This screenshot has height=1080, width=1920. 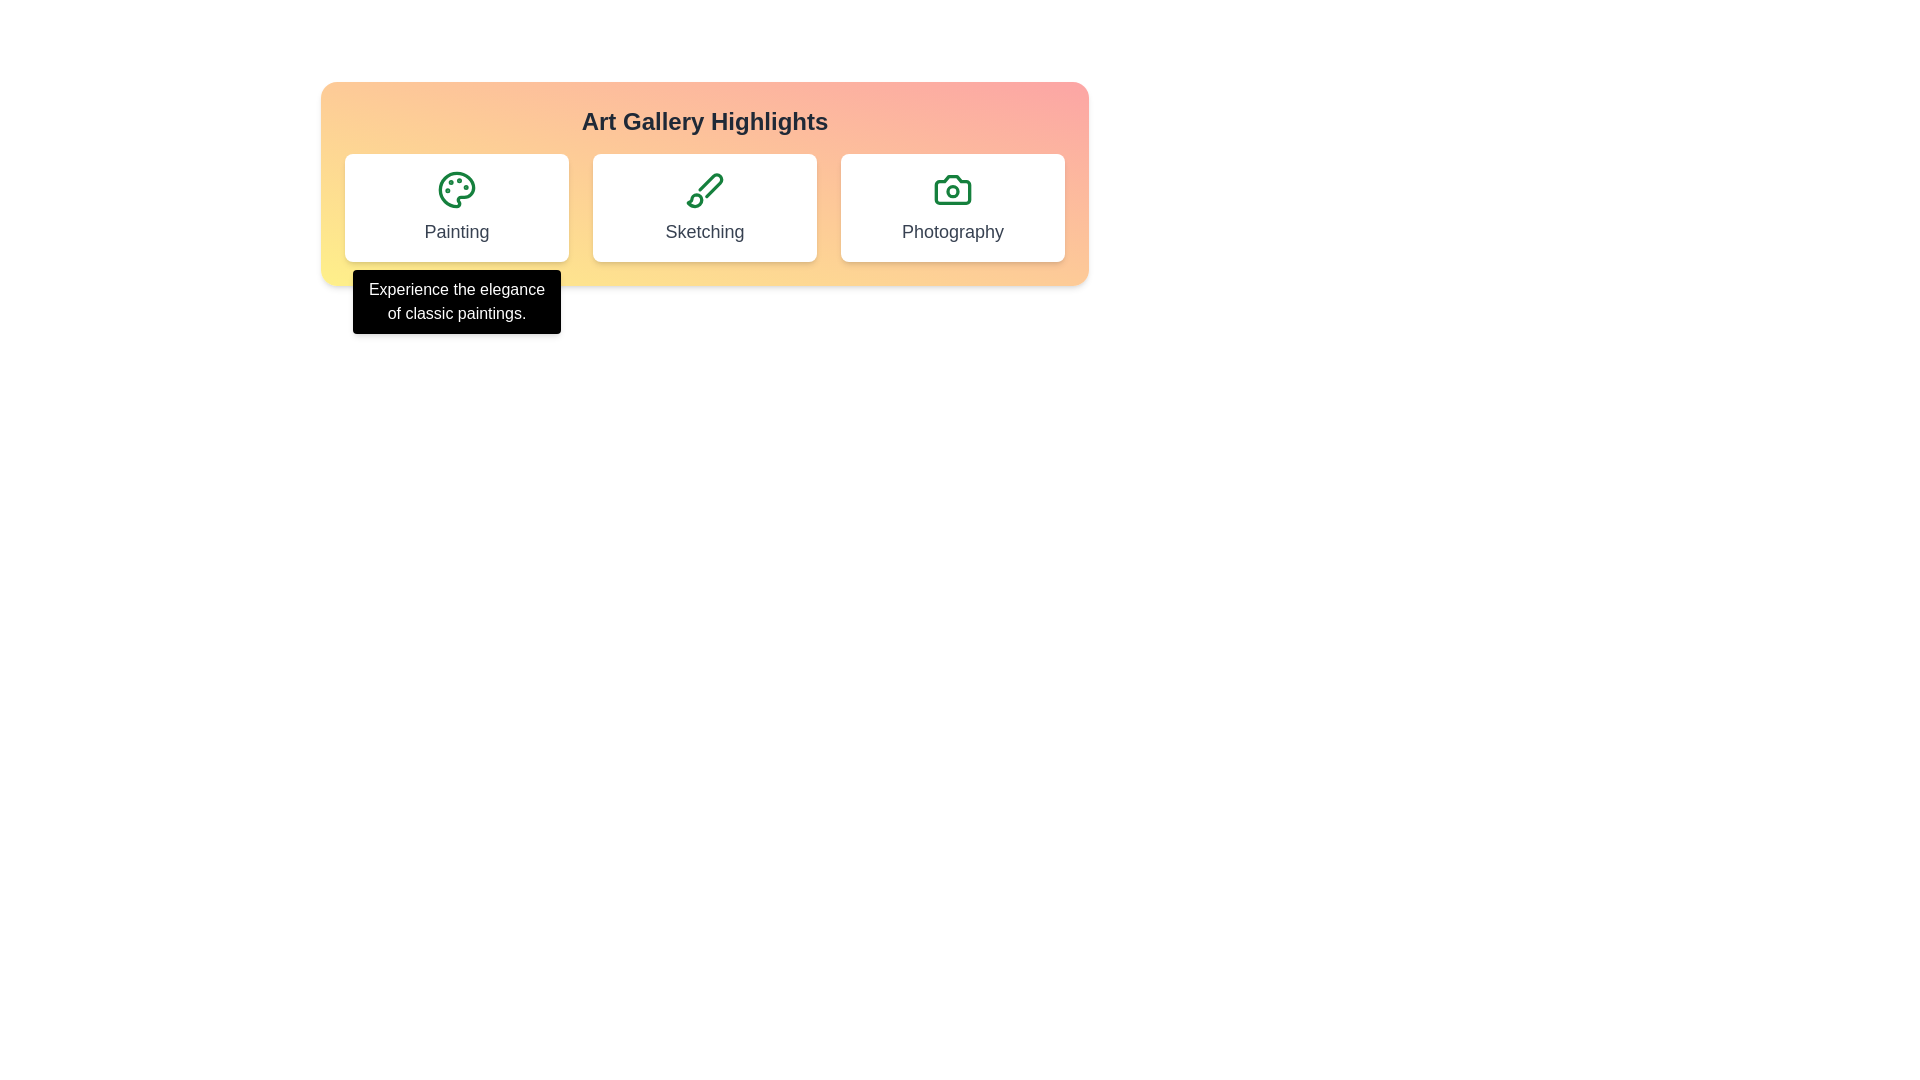 What do you see at coordinates (952, 191) in the screenshot?
I see `the small circular shape within the camera icon that has a green outline, located in the 'Art Gallery Highlights' section` at bounding box center [952, 191].